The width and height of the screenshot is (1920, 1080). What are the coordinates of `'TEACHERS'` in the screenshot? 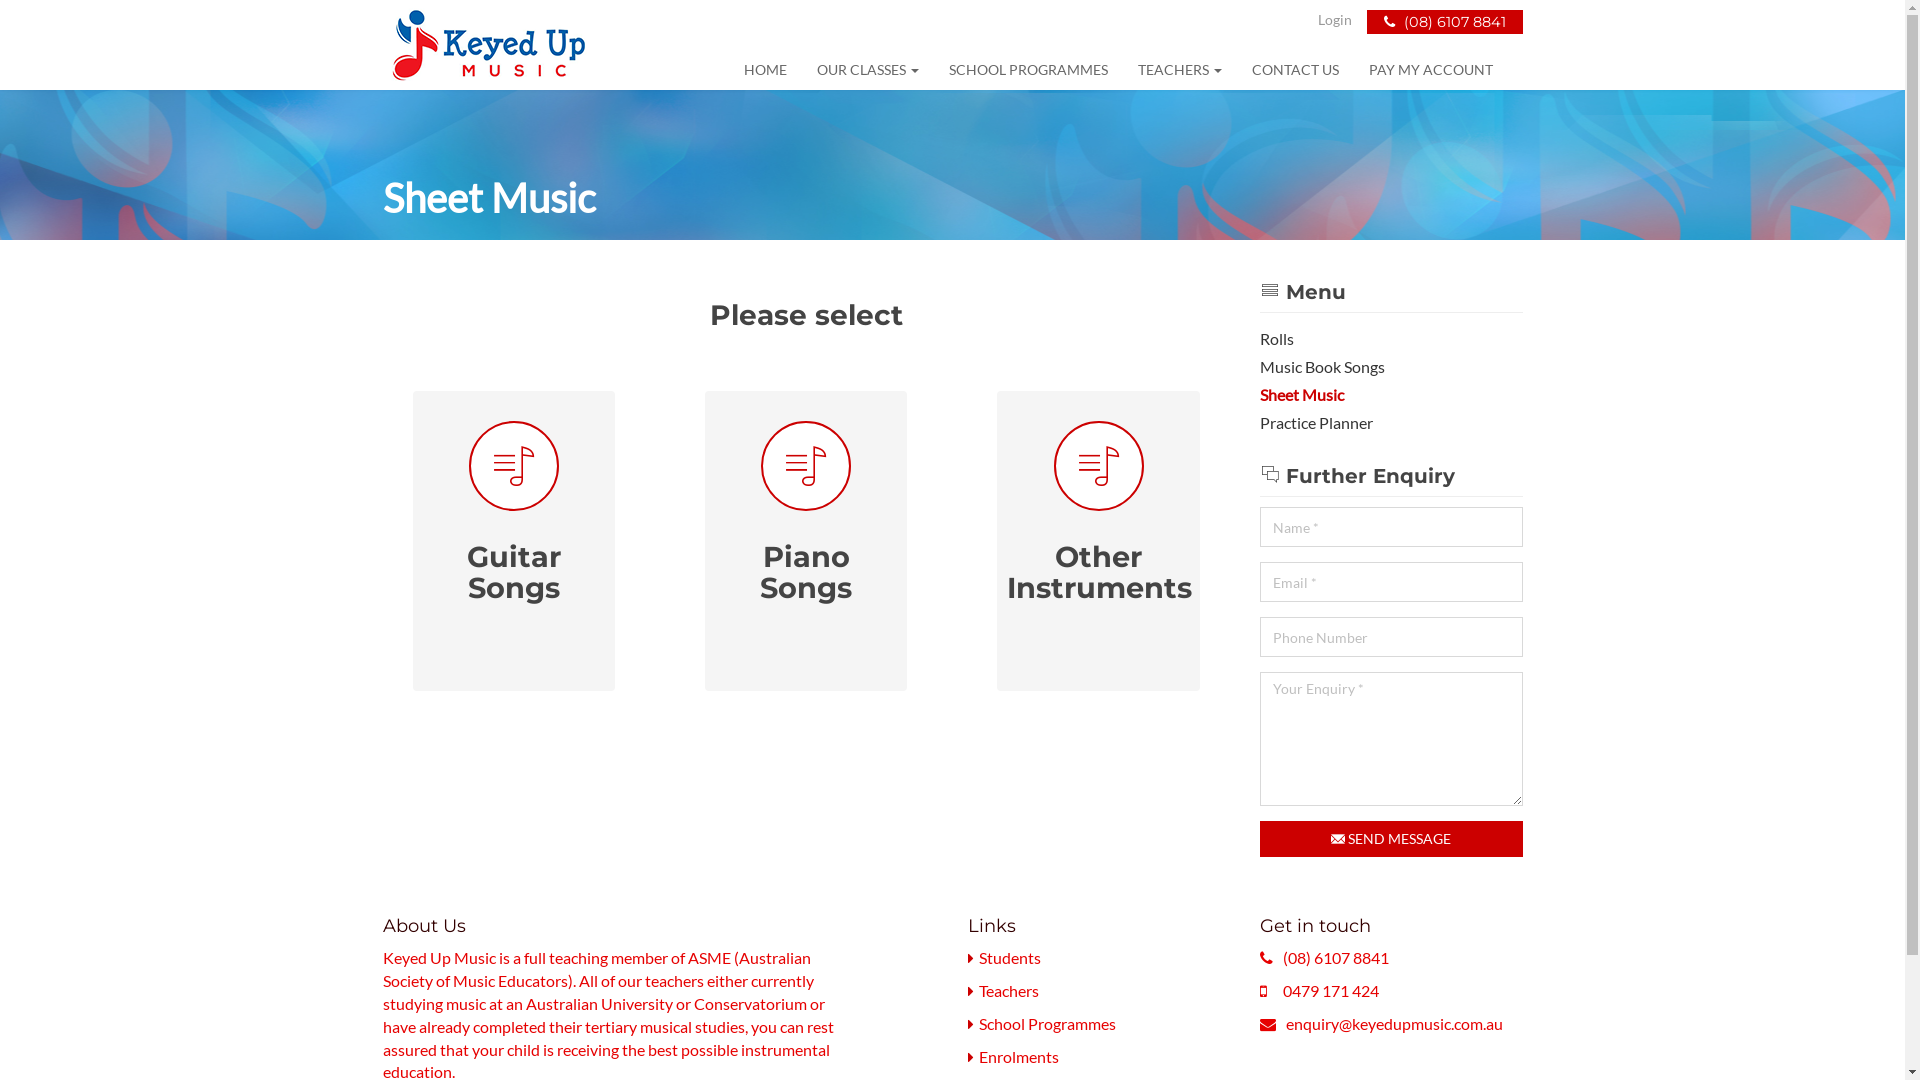 It's located at (1179, 68).